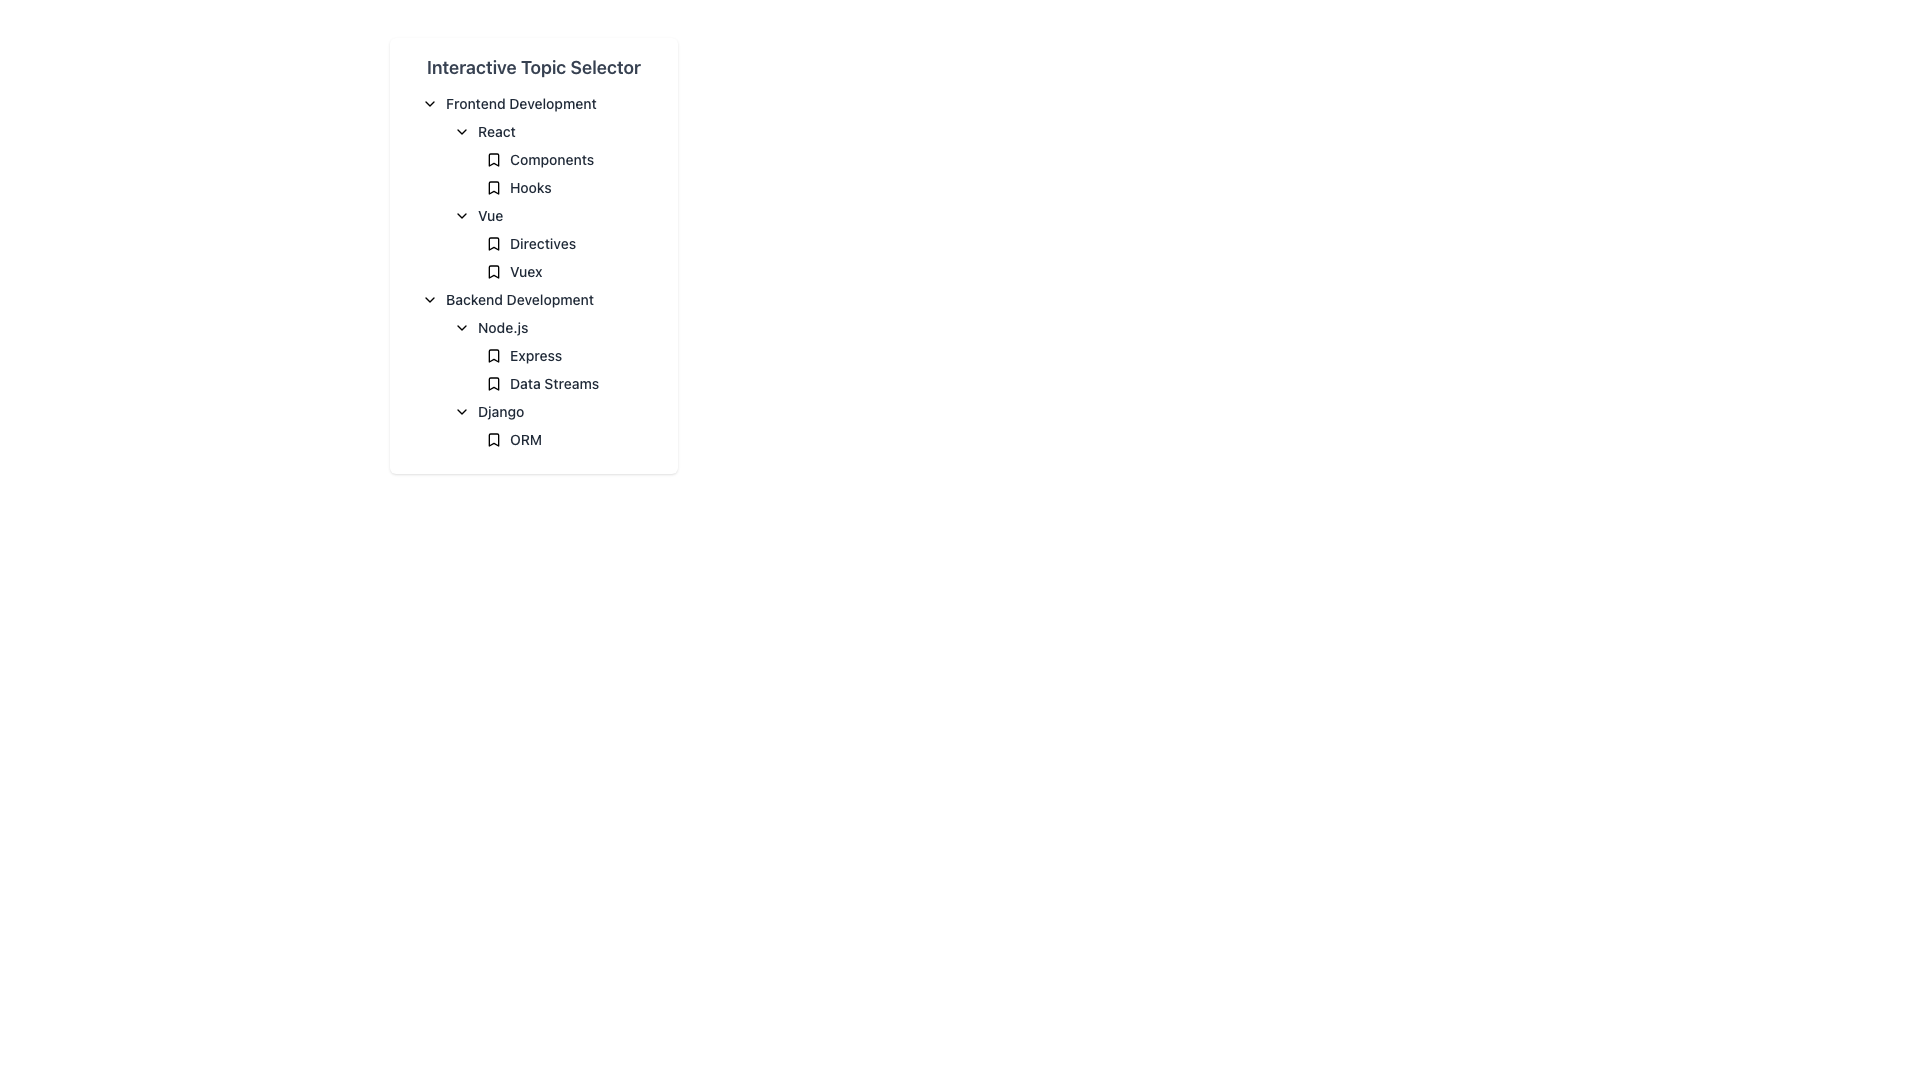 Image resolution: width=1920 pixels, height=1080 pixels. Describe the element at coordinates (496, 131) in the screenshot. I see `the static text label displaying 'React' which is adjacent to an arrow-down icon under the 'Frontend Development' category` at that location.